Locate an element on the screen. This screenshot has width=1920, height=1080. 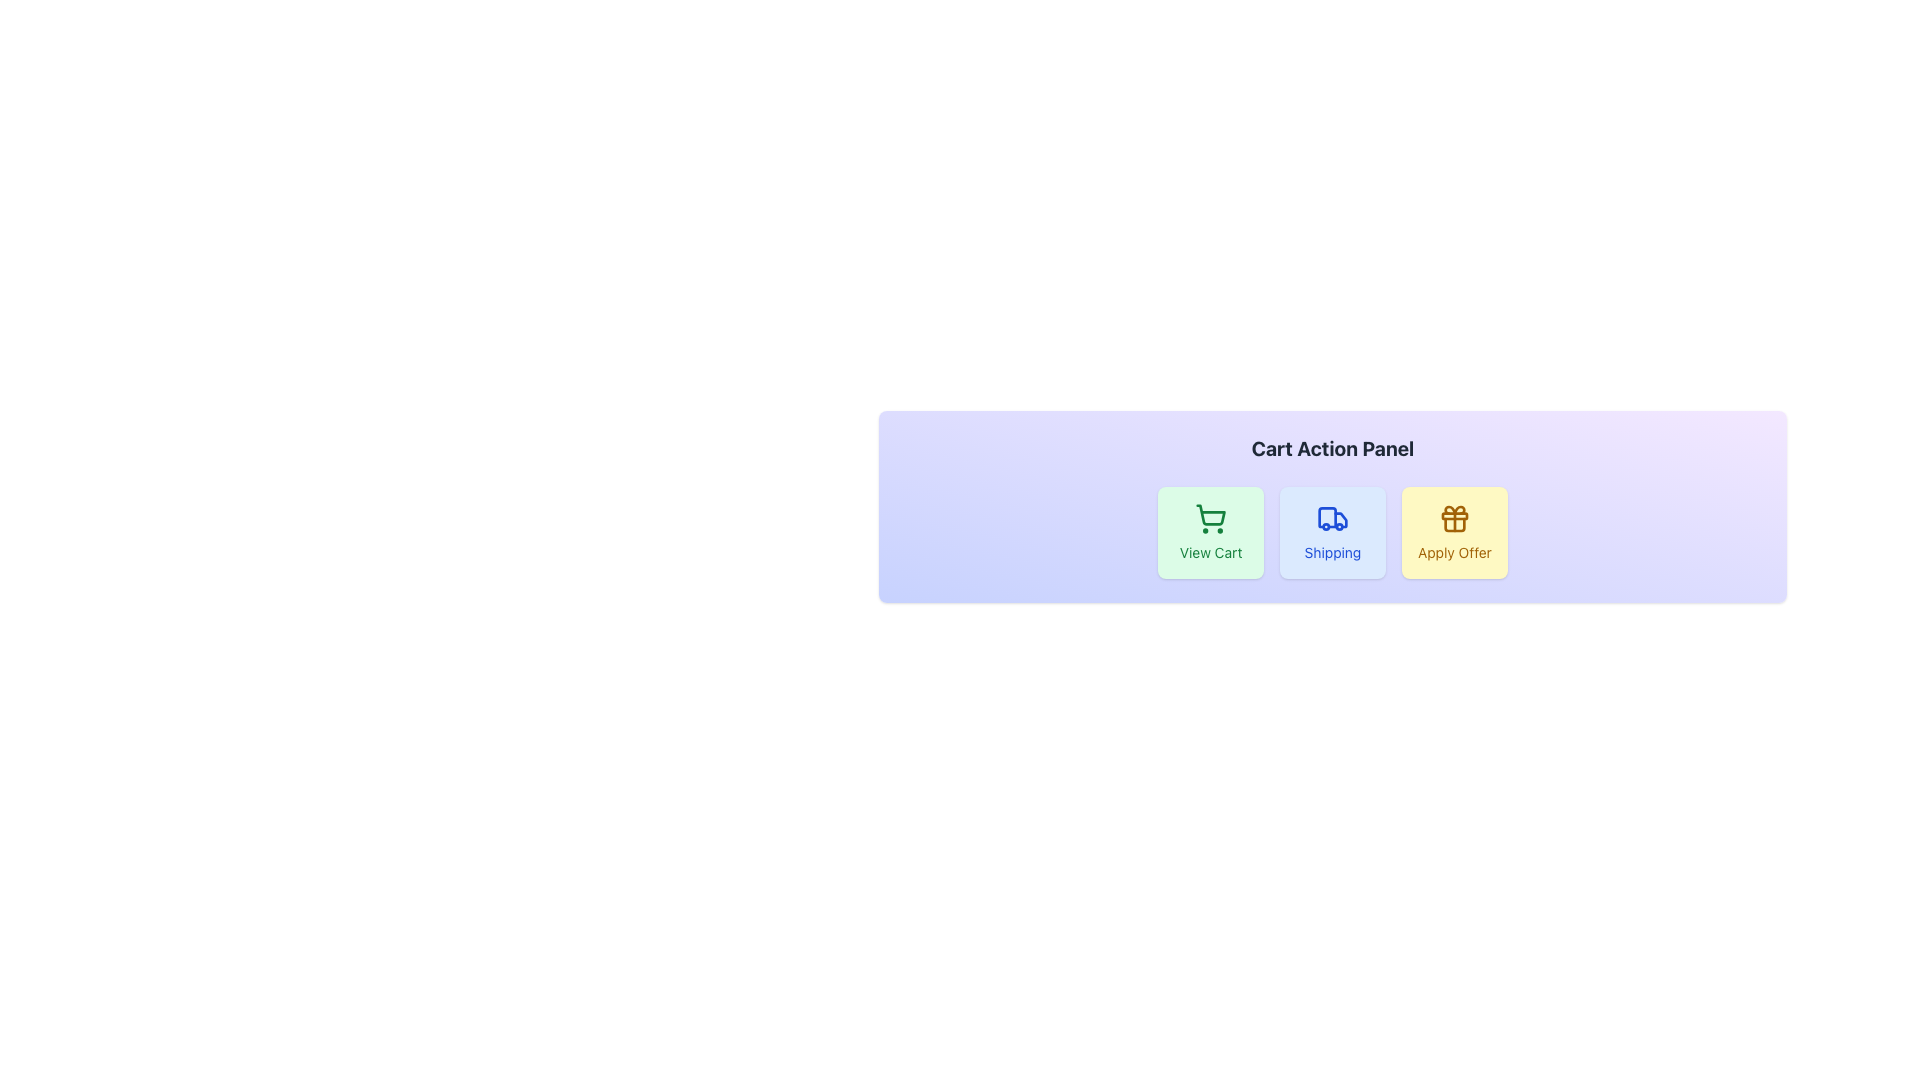
the yellow 'Apply Offer' button with a brown gift icon, located in the 'Cart Action Panel' is located at coordinates (1454, 531).